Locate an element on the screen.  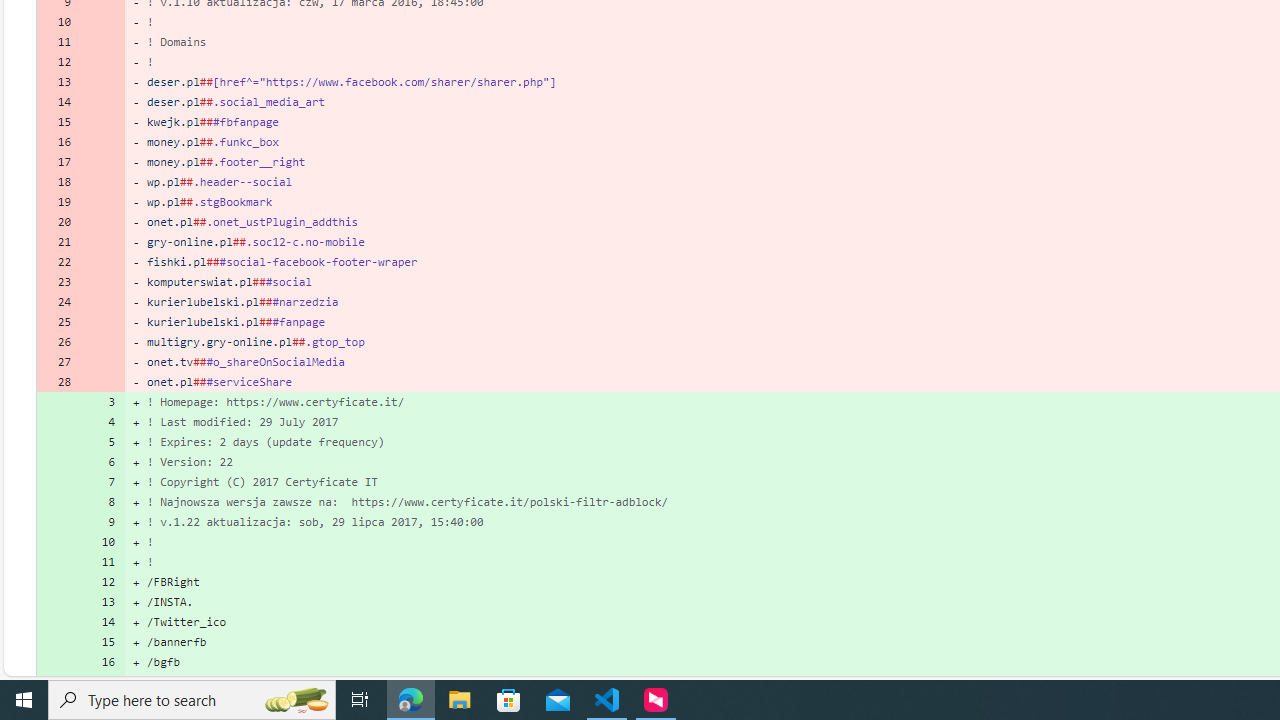
'Class: blob-num blob-num-deletion empty-cell' is located at coordinates (102, 381).